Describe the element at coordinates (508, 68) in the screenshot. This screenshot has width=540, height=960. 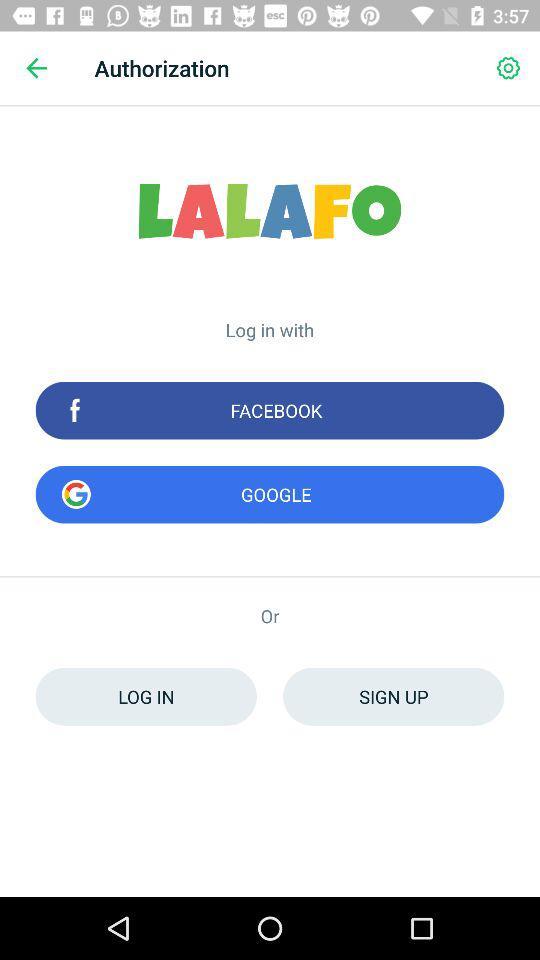
I see `icon next to authorization icon` at that location.